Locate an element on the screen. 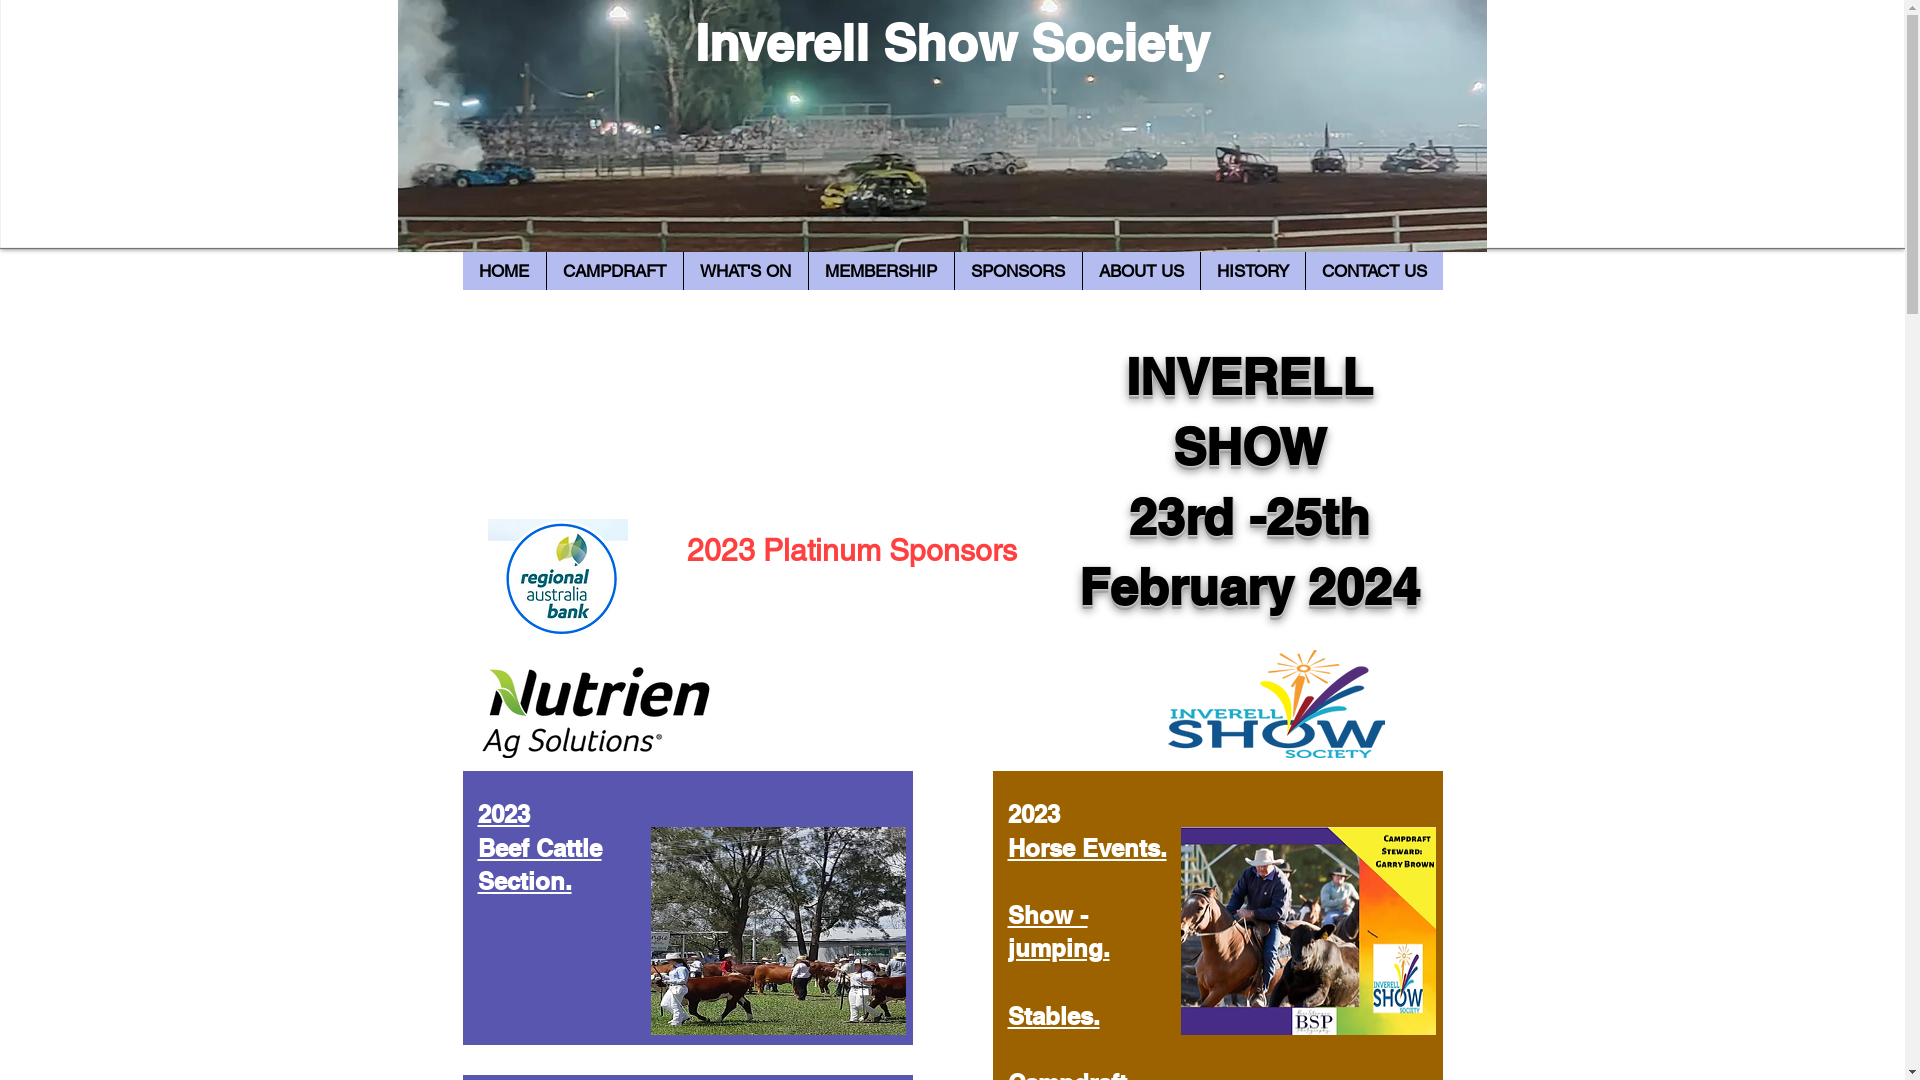 The width and height of the screenshot is (1920, 1080). 'FBOOK RAB LOGO.PNG' is located at coordinates (557, 579).